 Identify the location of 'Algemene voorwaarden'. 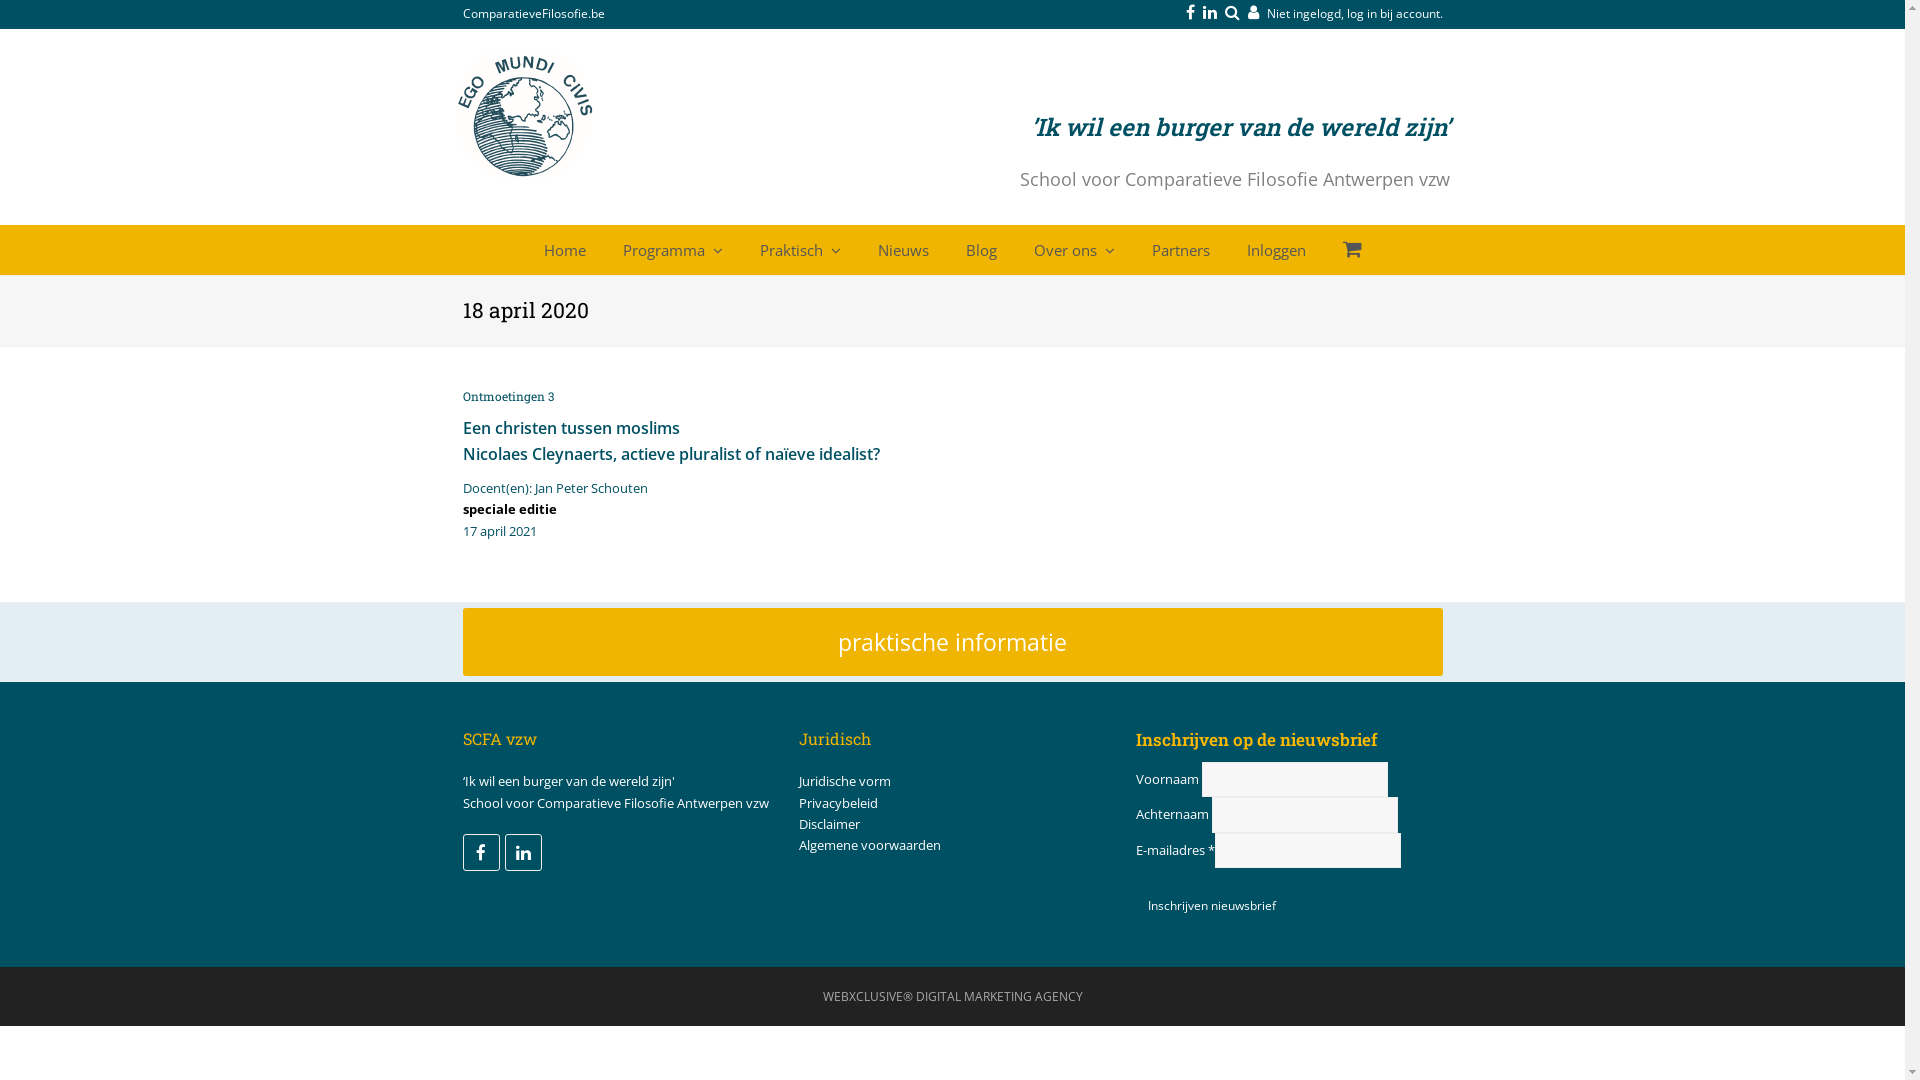
(869, 844).